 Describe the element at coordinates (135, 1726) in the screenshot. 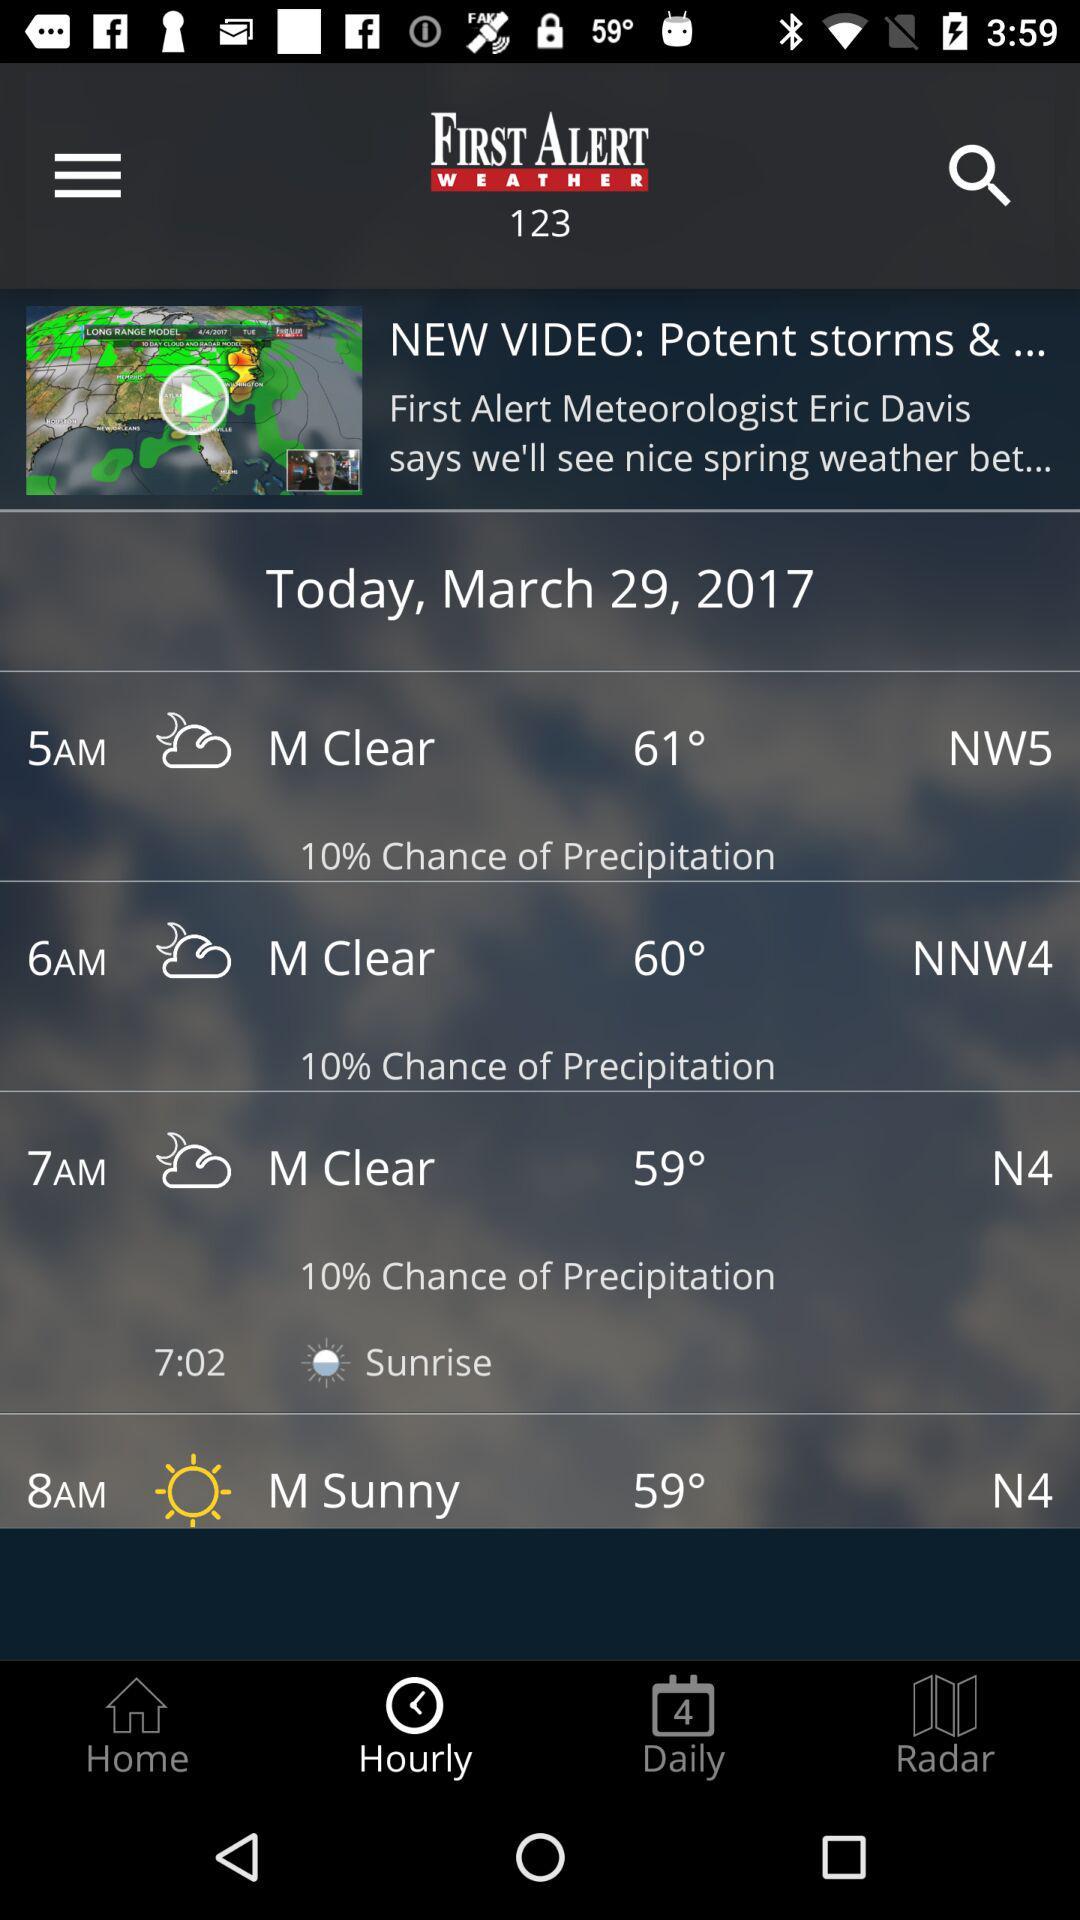

I see `home icon` at that location.